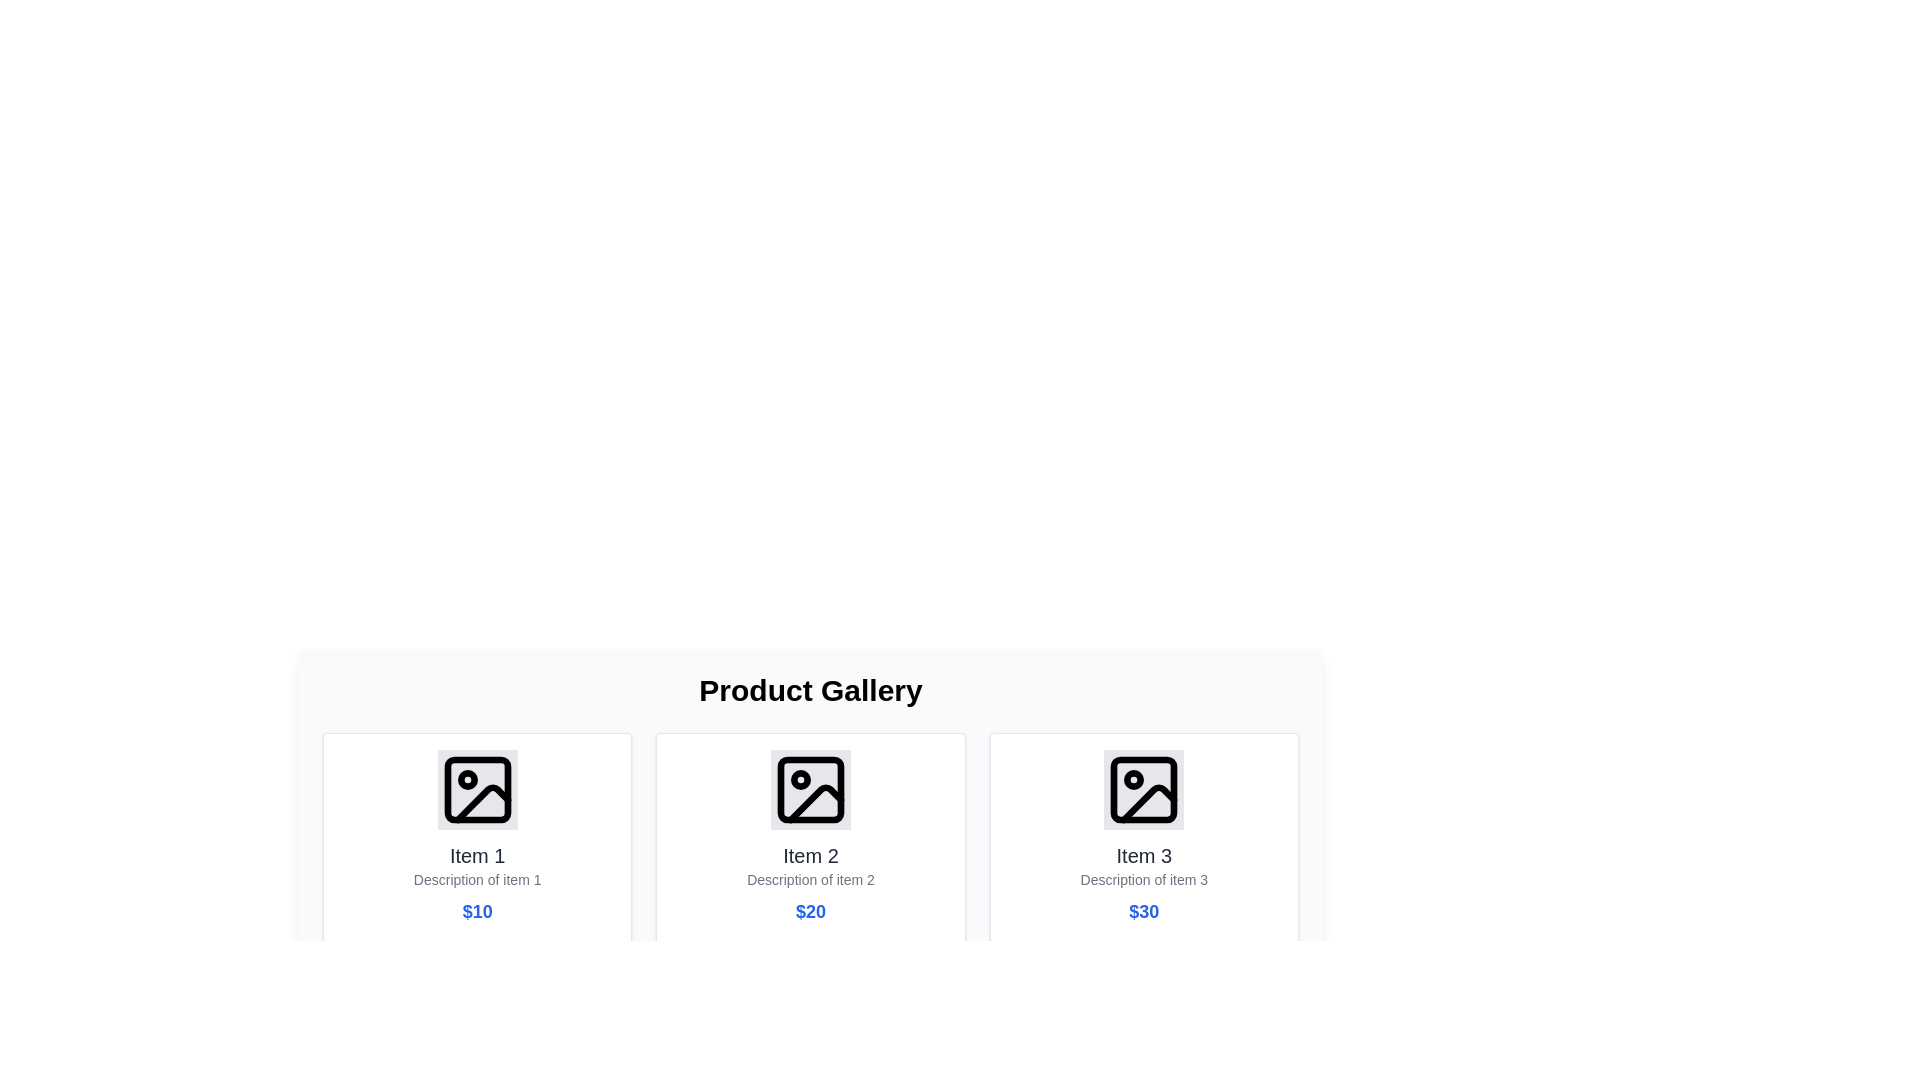 Image resolution: width=1920 pixels, height=1080 pixels. Describe the element at coordinates (1144, 789) in the screenshot. I see `icon representing 'Item 3' in the gallery by clicking on it` at that location.